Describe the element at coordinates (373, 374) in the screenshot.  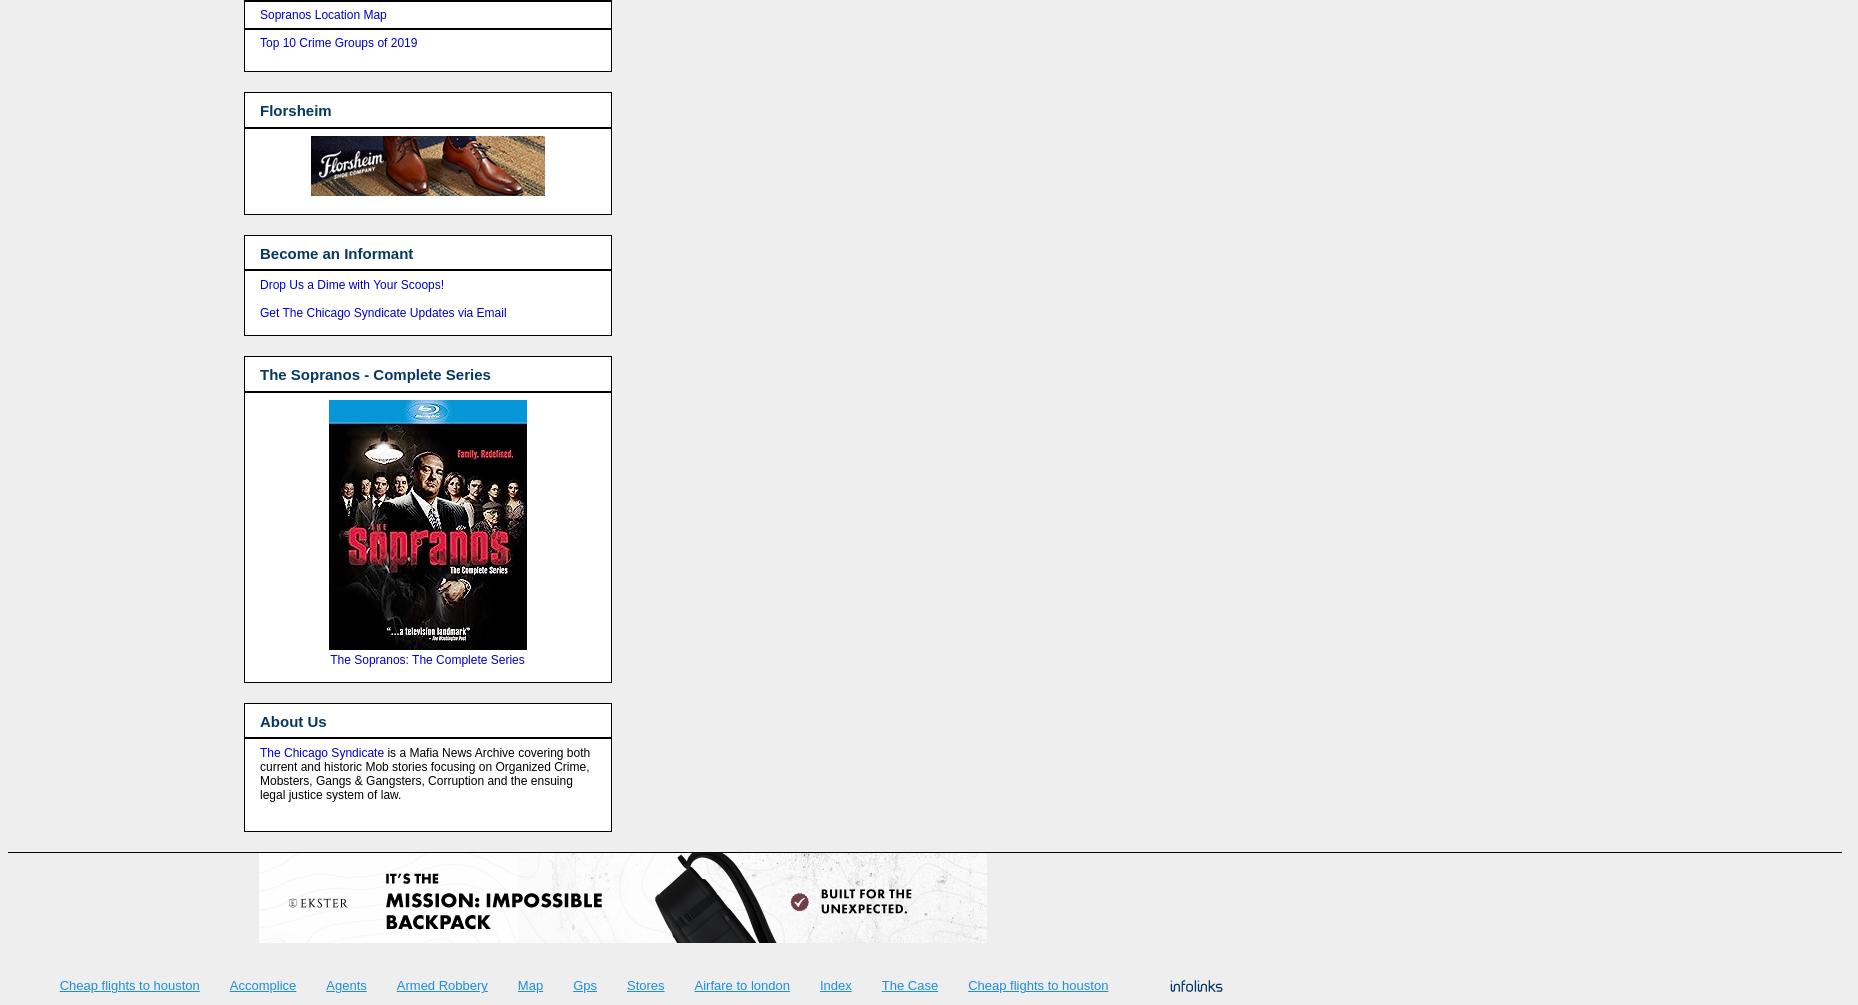
I see `'The Sopranos - Complete Series'` at that location.